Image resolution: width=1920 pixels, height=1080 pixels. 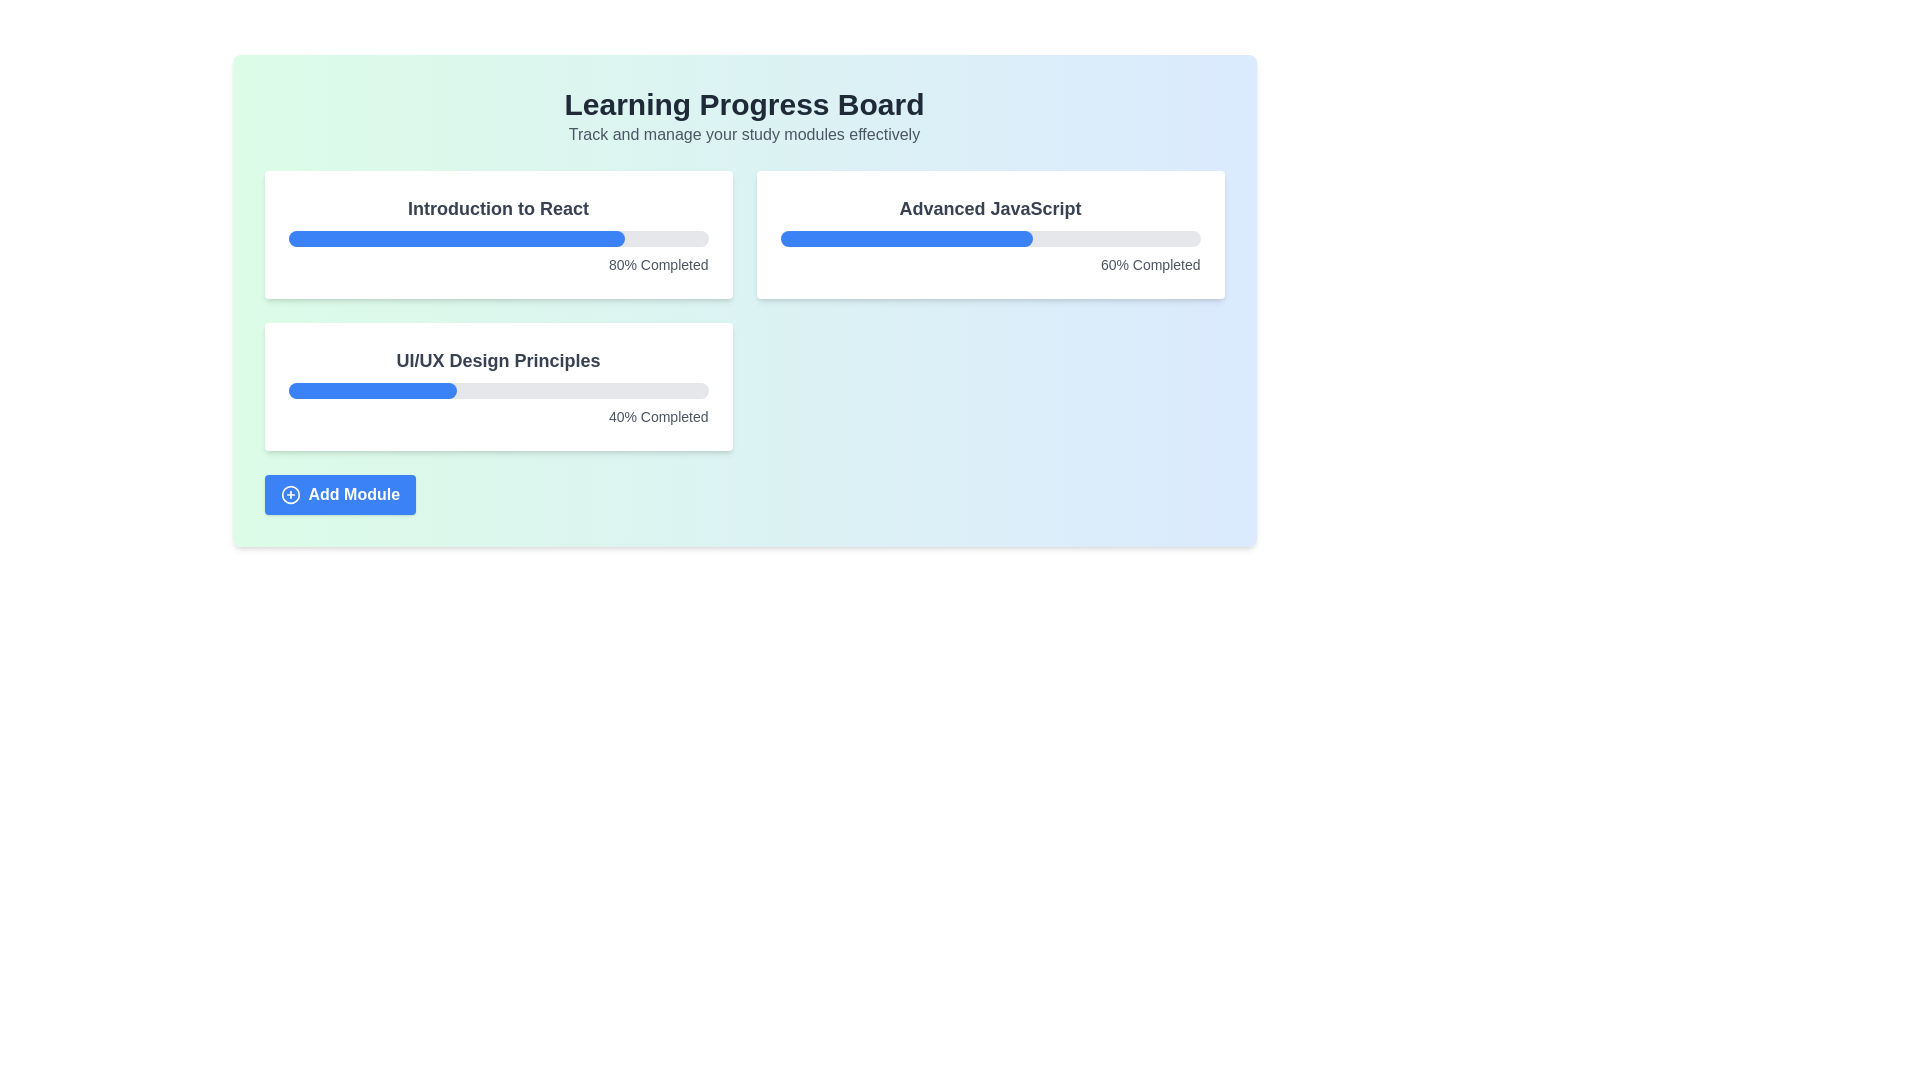 What do you see at coordinates (498, 361) in the screenshot?
I see `the bold text label displaying 'UI/UX Design Principles' located at the top center of the white card` at bounding box center [498, 361].